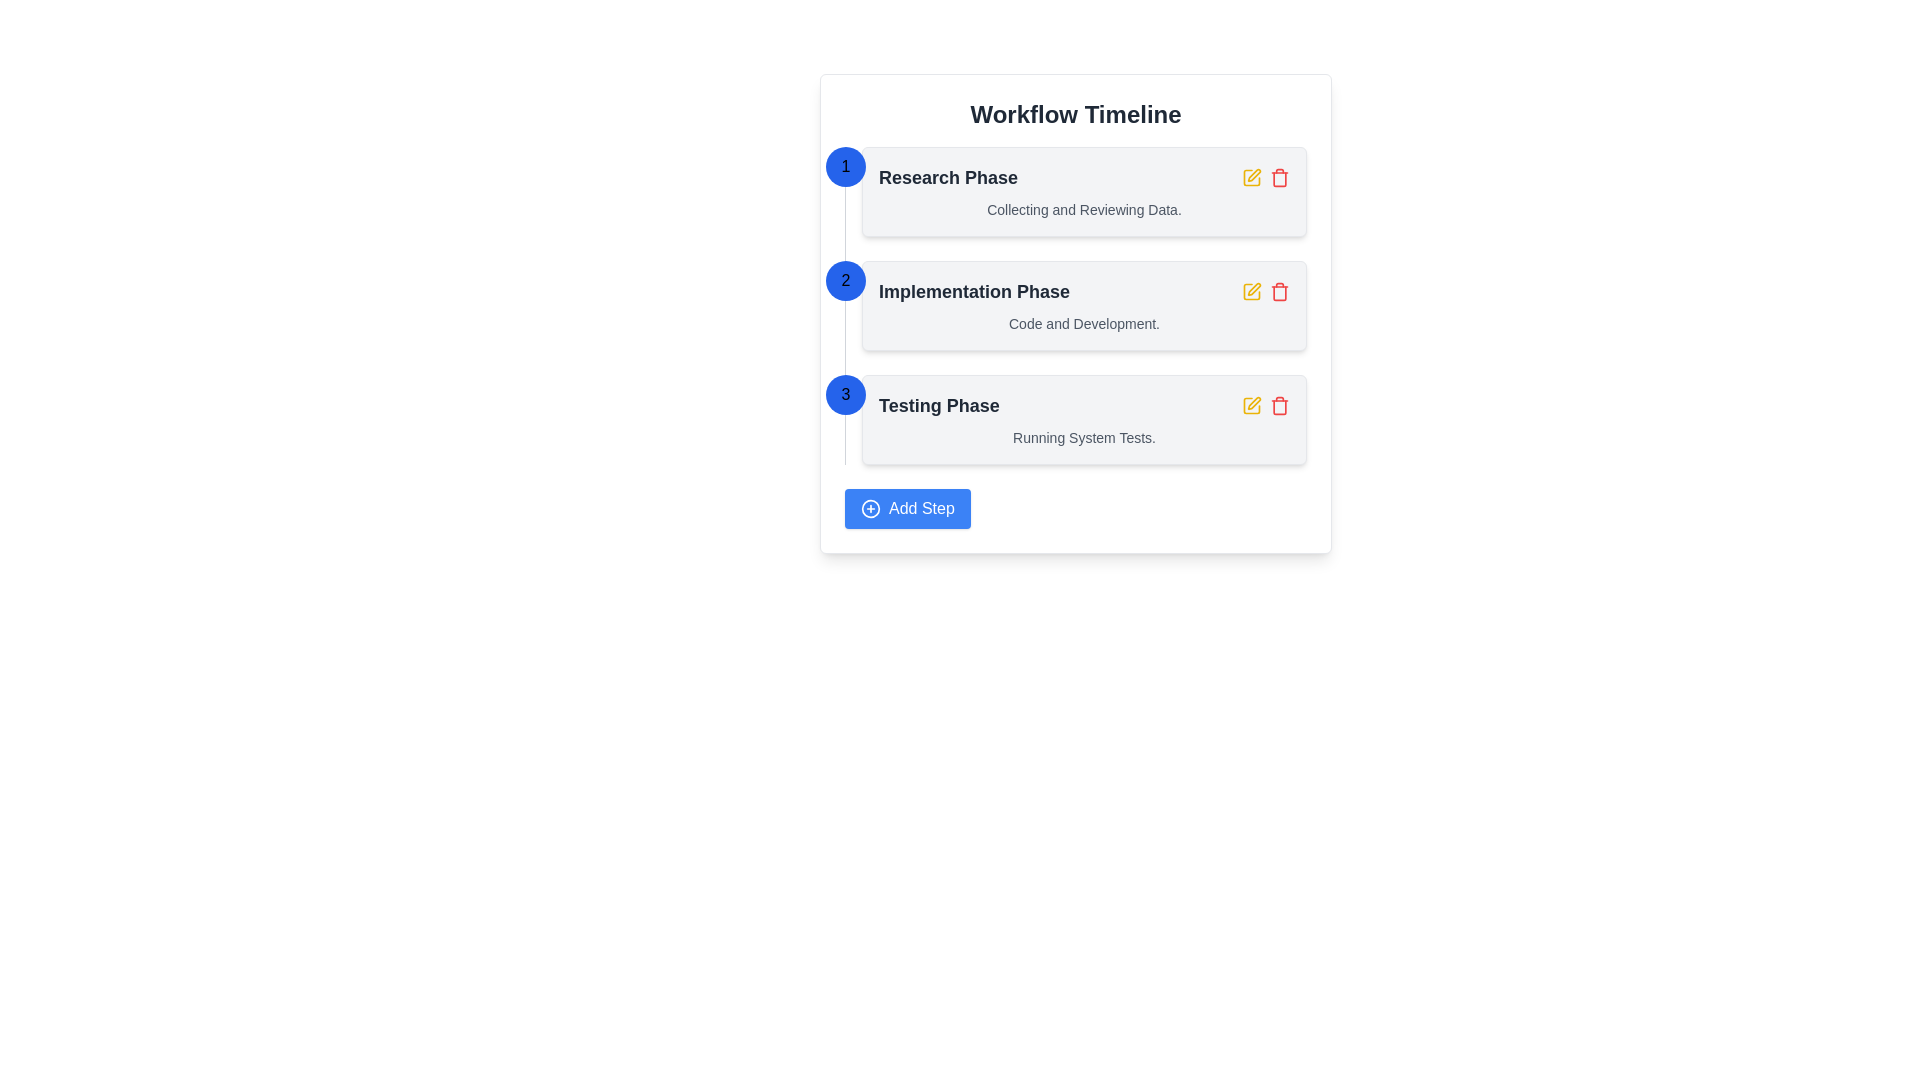 The image size is (1920, 1080). I want to click on the 'Testing Phase' label, which is a prominent textual label in bold and large font, styled in dark-gray, located in the workflow timeline interface between 'Implementation Phase' and the 'Add Step' button, so click(938, 405).